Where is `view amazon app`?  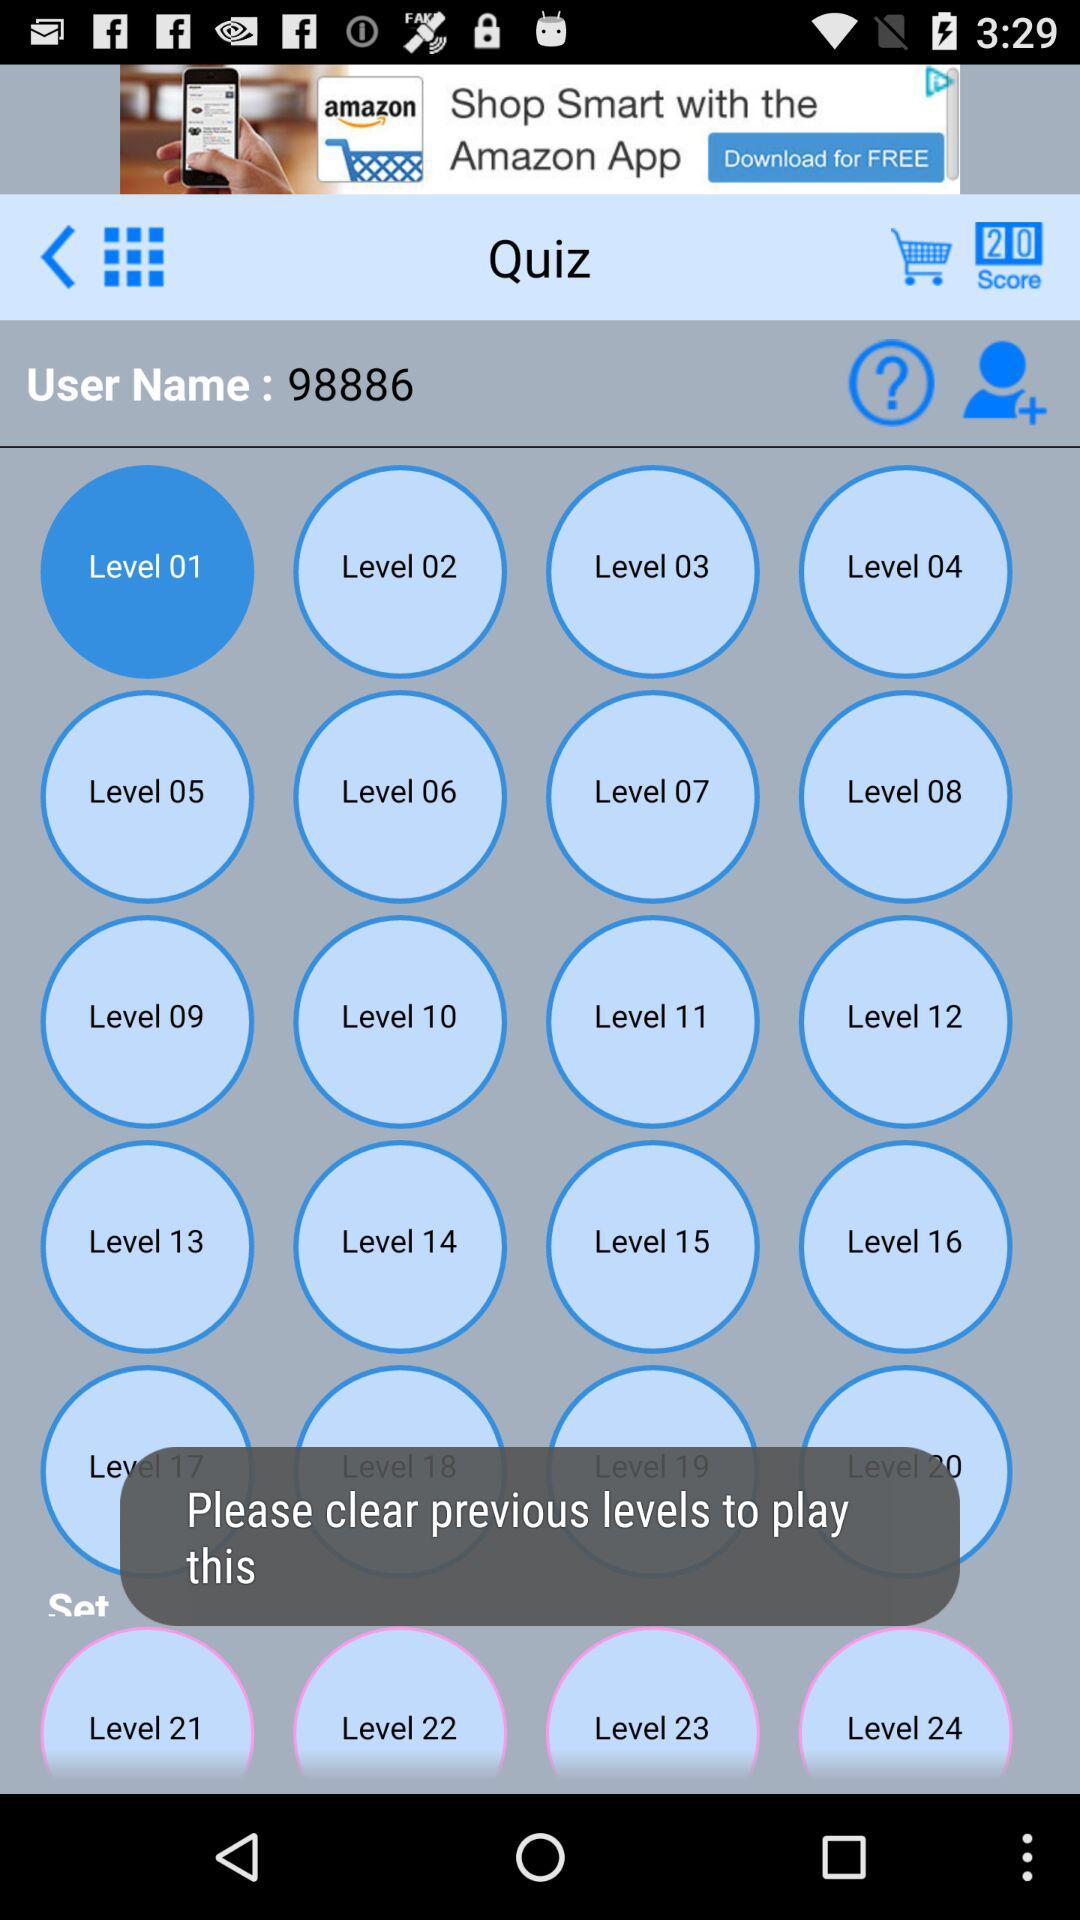 view amazon app is located at coordinates (540, 127).